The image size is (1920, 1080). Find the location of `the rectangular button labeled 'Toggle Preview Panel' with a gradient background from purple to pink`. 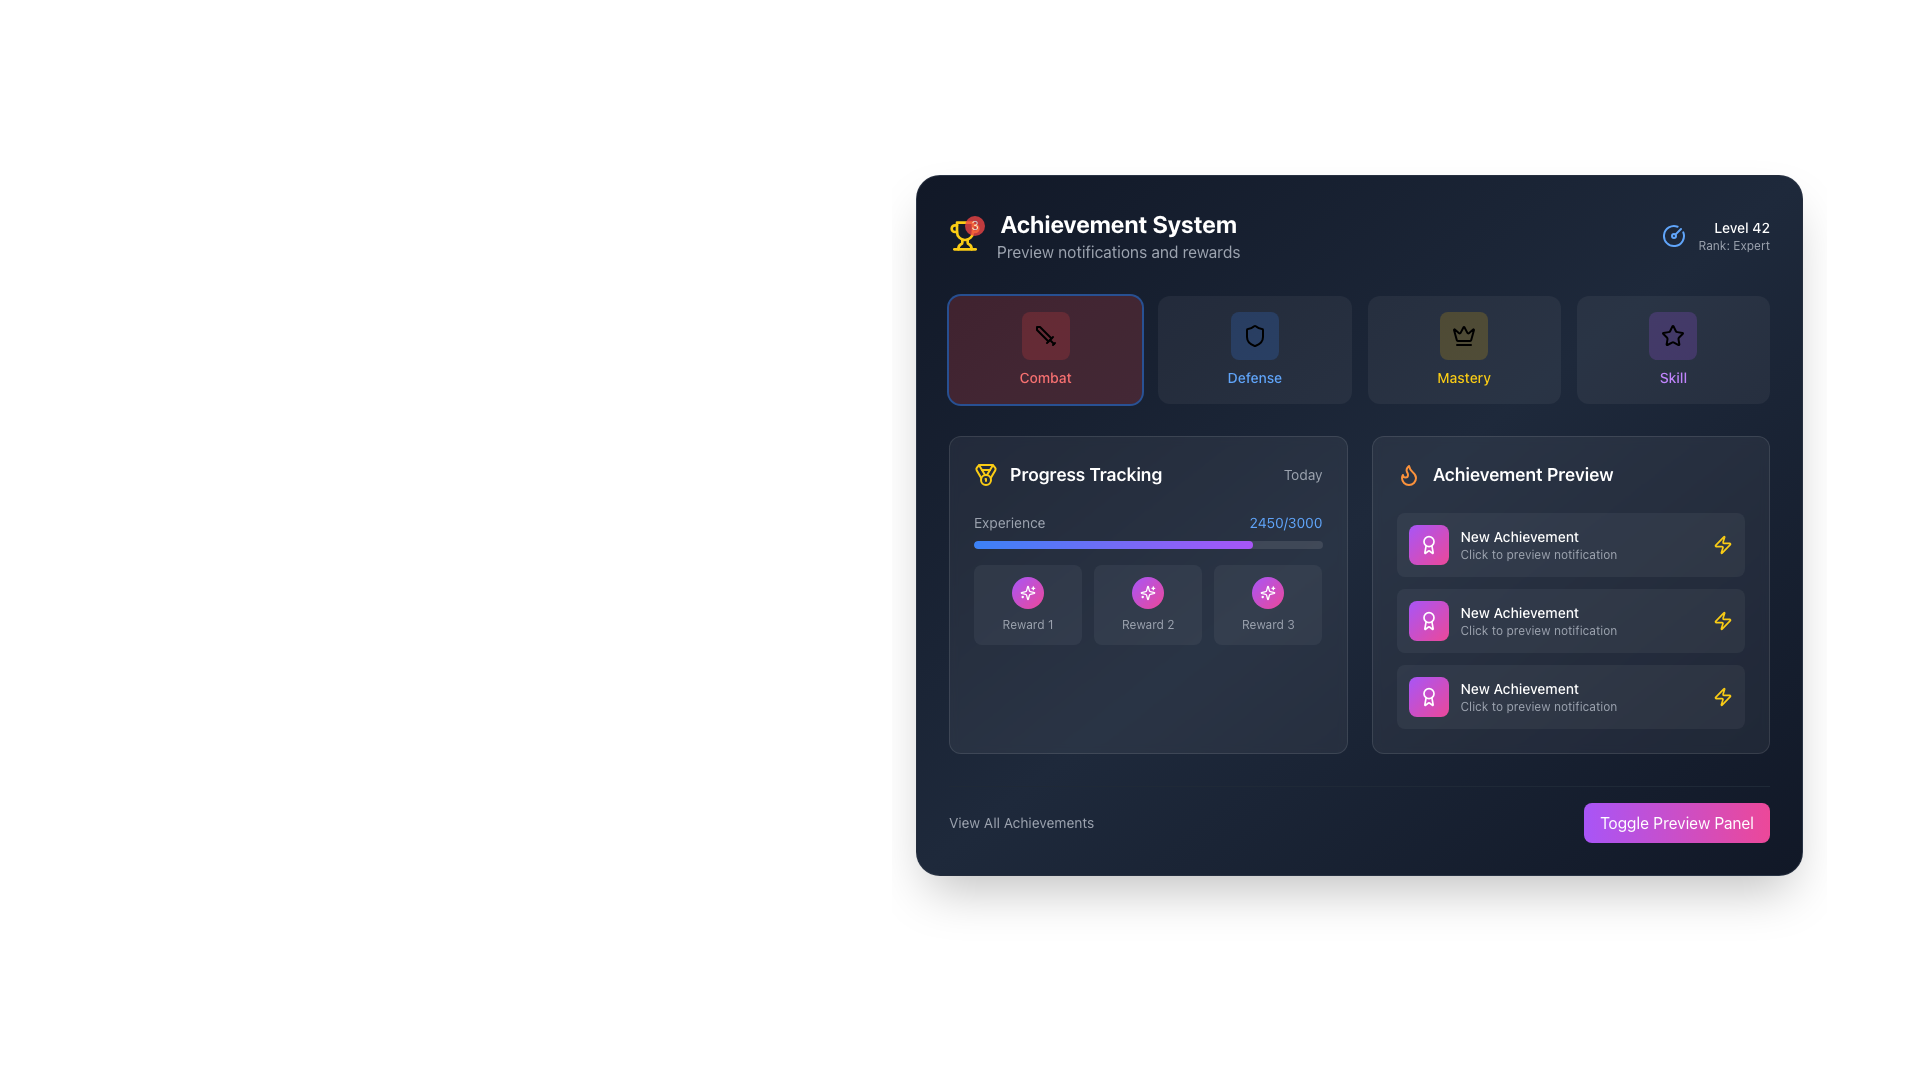

the rectangular button labeled 'Toggle Preview Panel' with a gradient background from purple to pink is located at coordinates (1677, 822).